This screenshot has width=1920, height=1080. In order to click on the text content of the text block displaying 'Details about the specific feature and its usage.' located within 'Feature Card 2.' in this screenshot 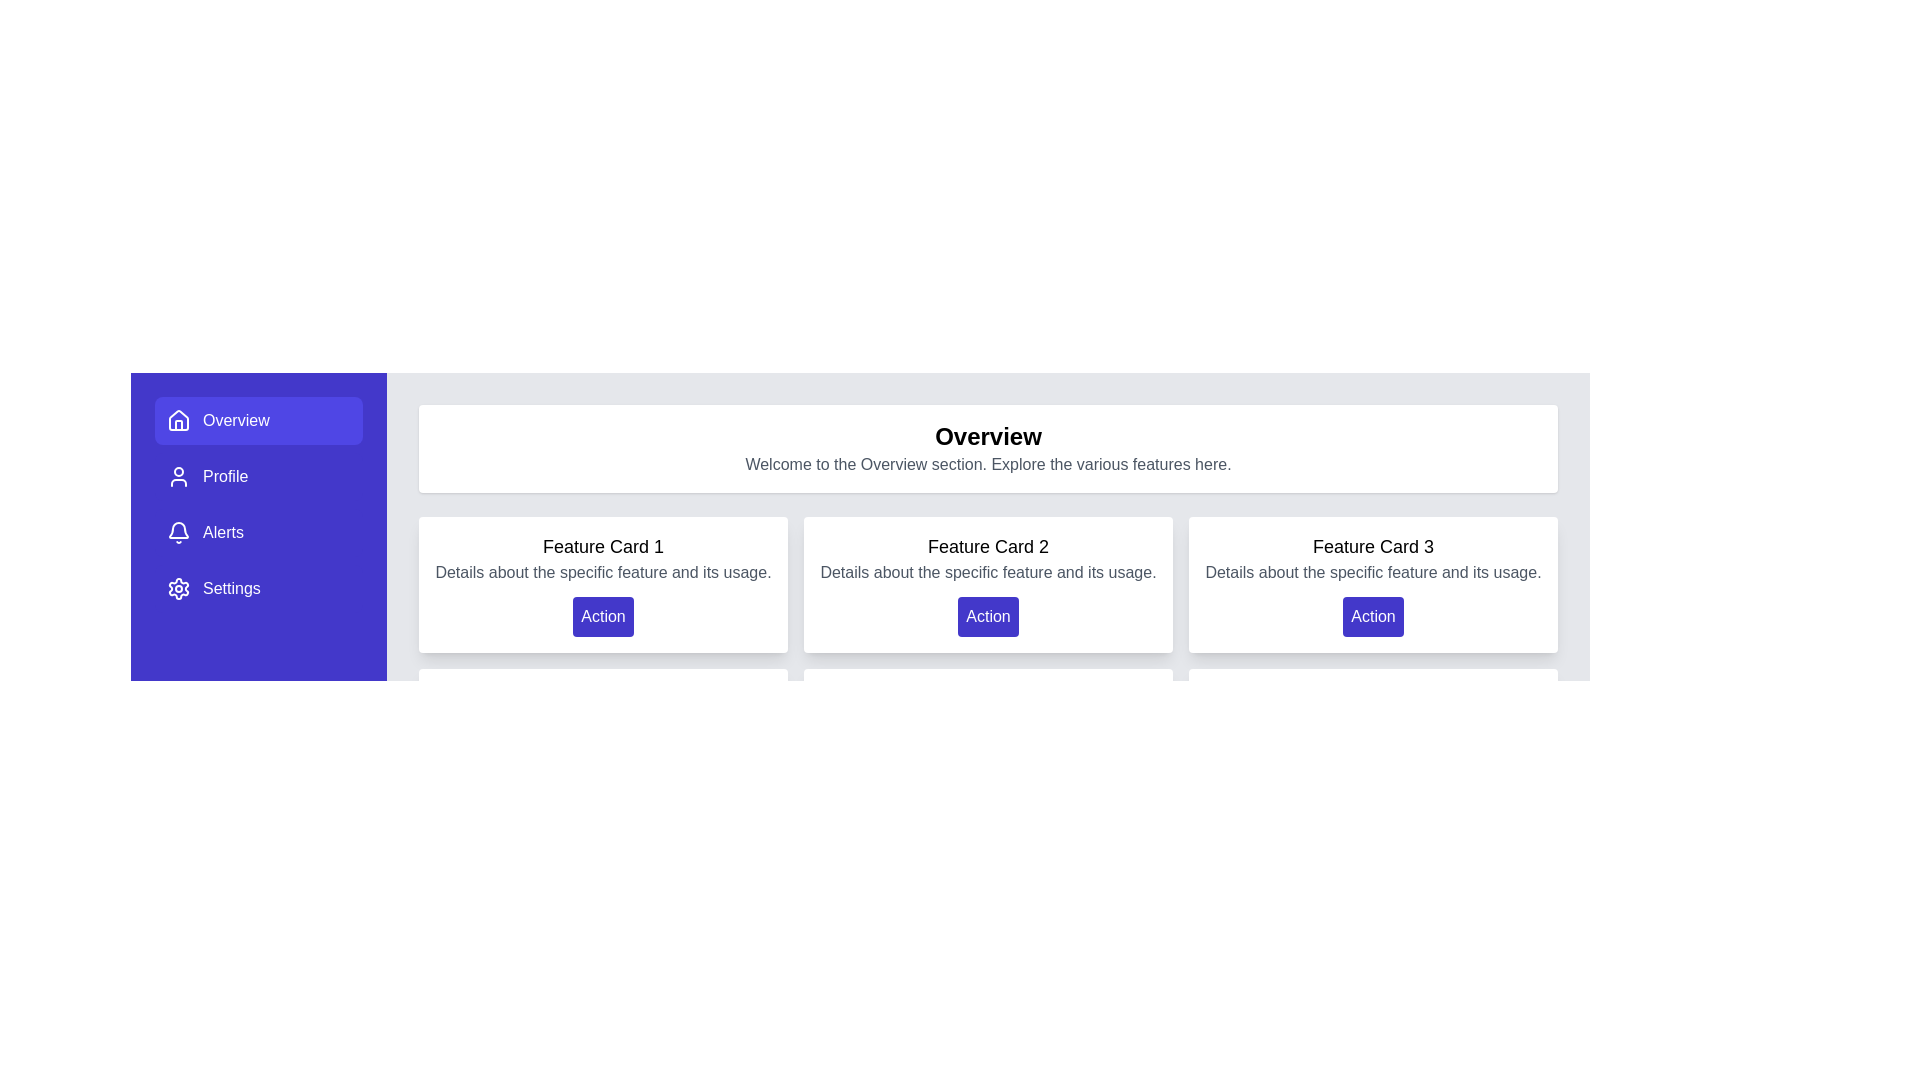, I will do `click(988, 573)`.